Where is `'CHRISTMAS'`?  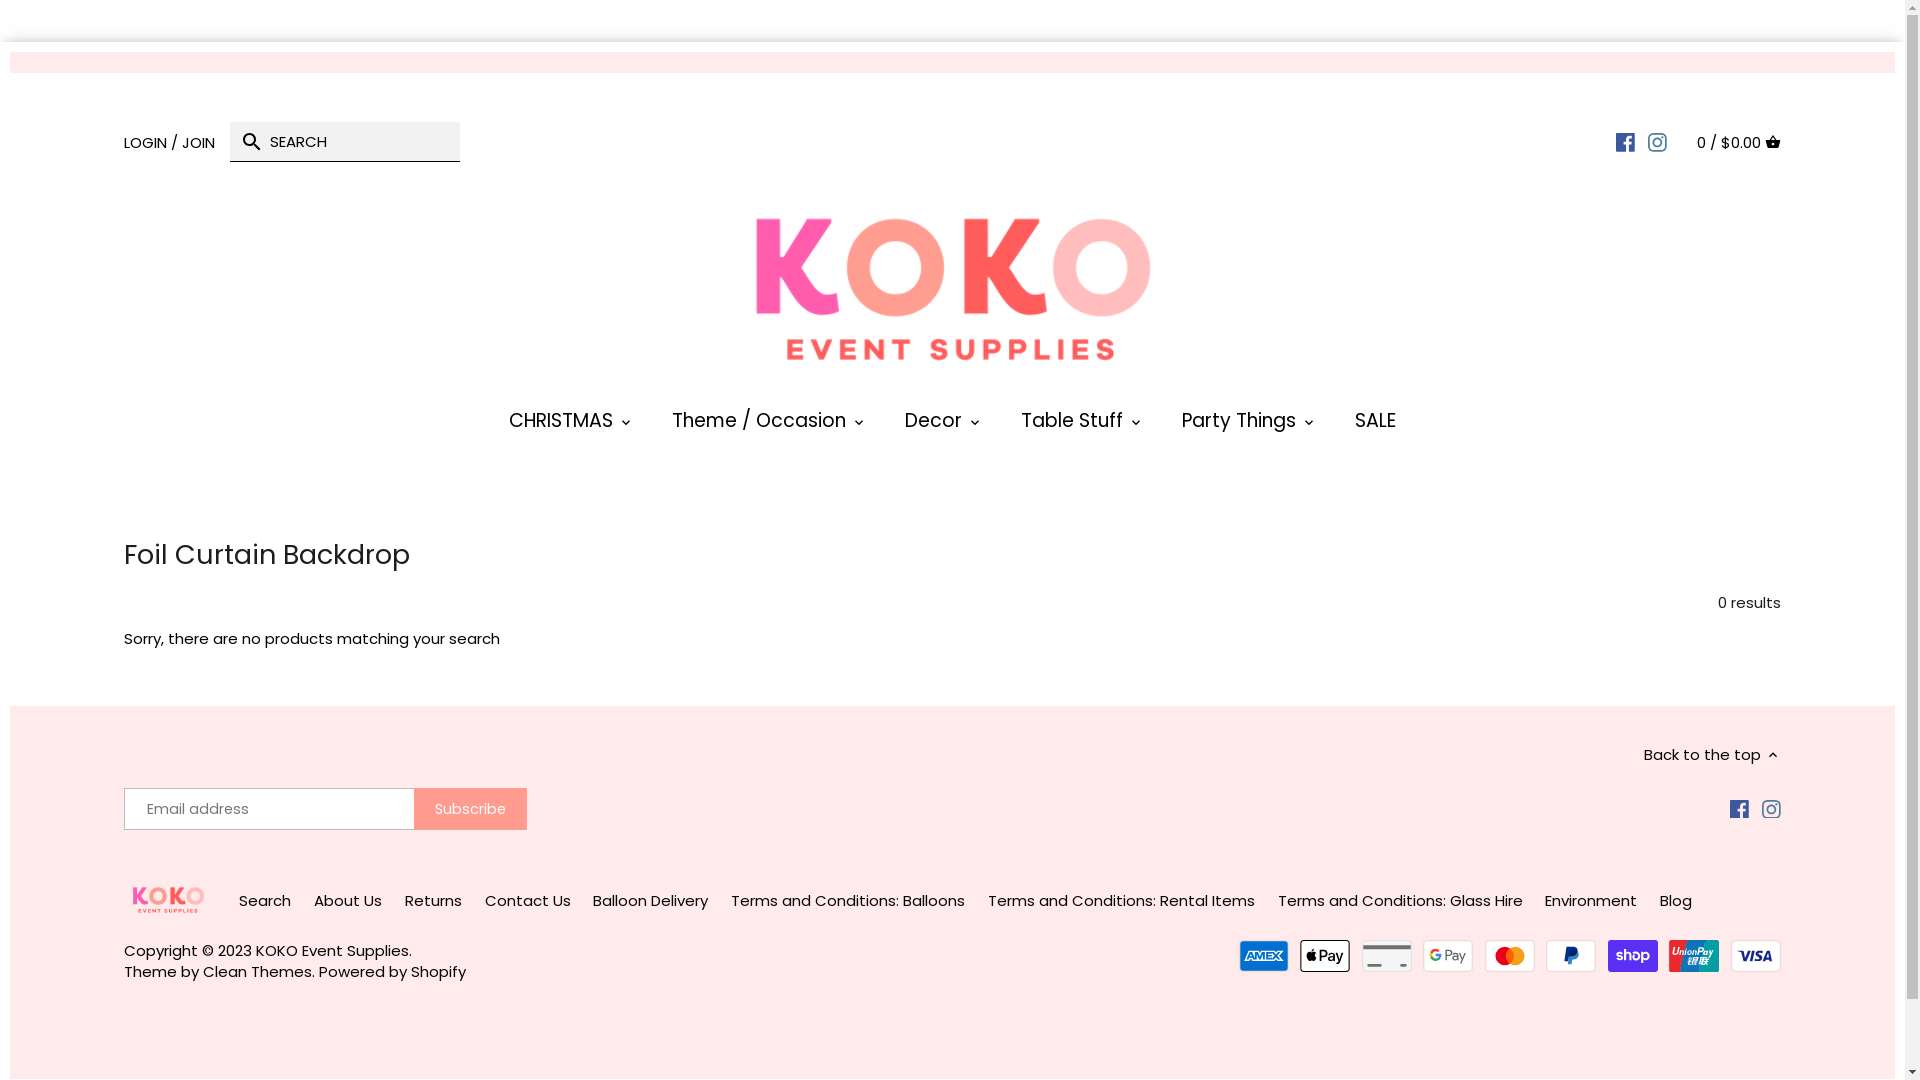
'CHRISTMAS' is located at coordinates (489, 424).